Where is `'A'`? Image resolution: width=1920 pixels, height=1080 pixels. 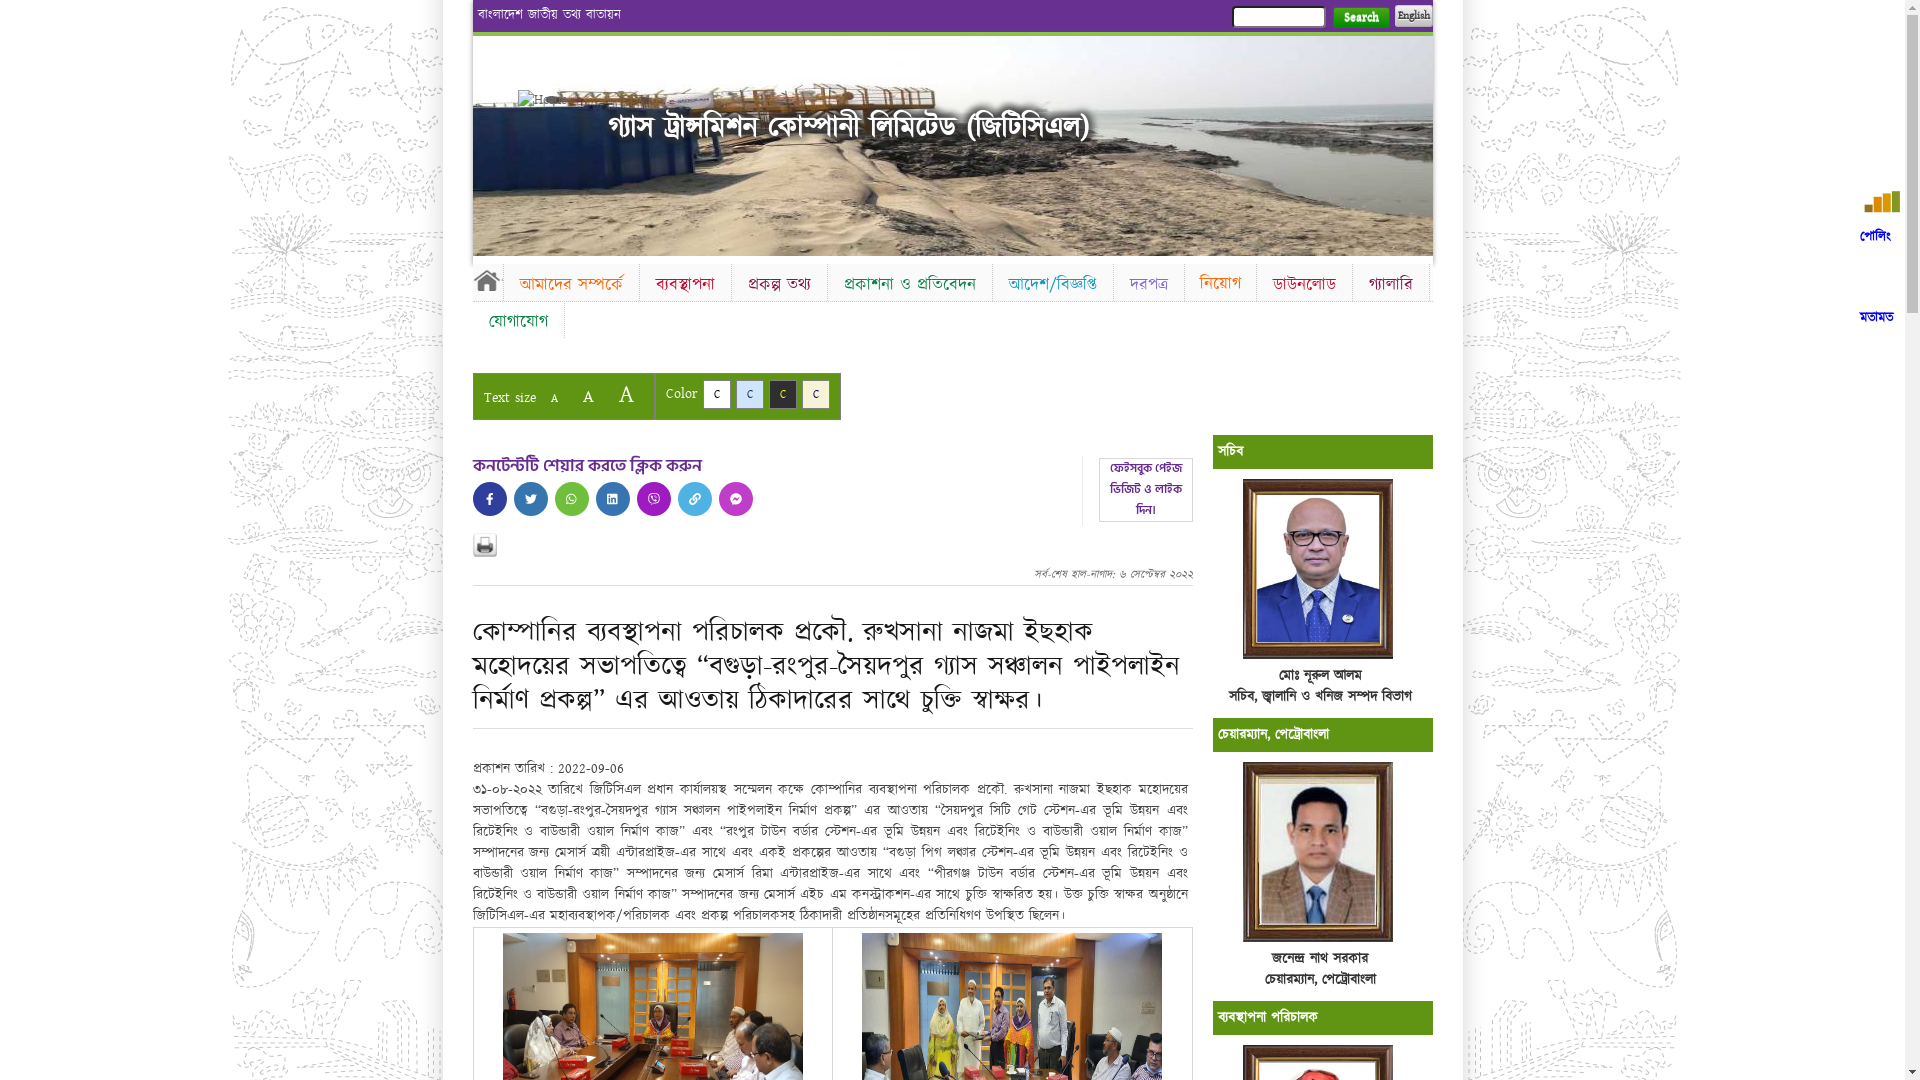
'A' is located at coordinates (624, 394).